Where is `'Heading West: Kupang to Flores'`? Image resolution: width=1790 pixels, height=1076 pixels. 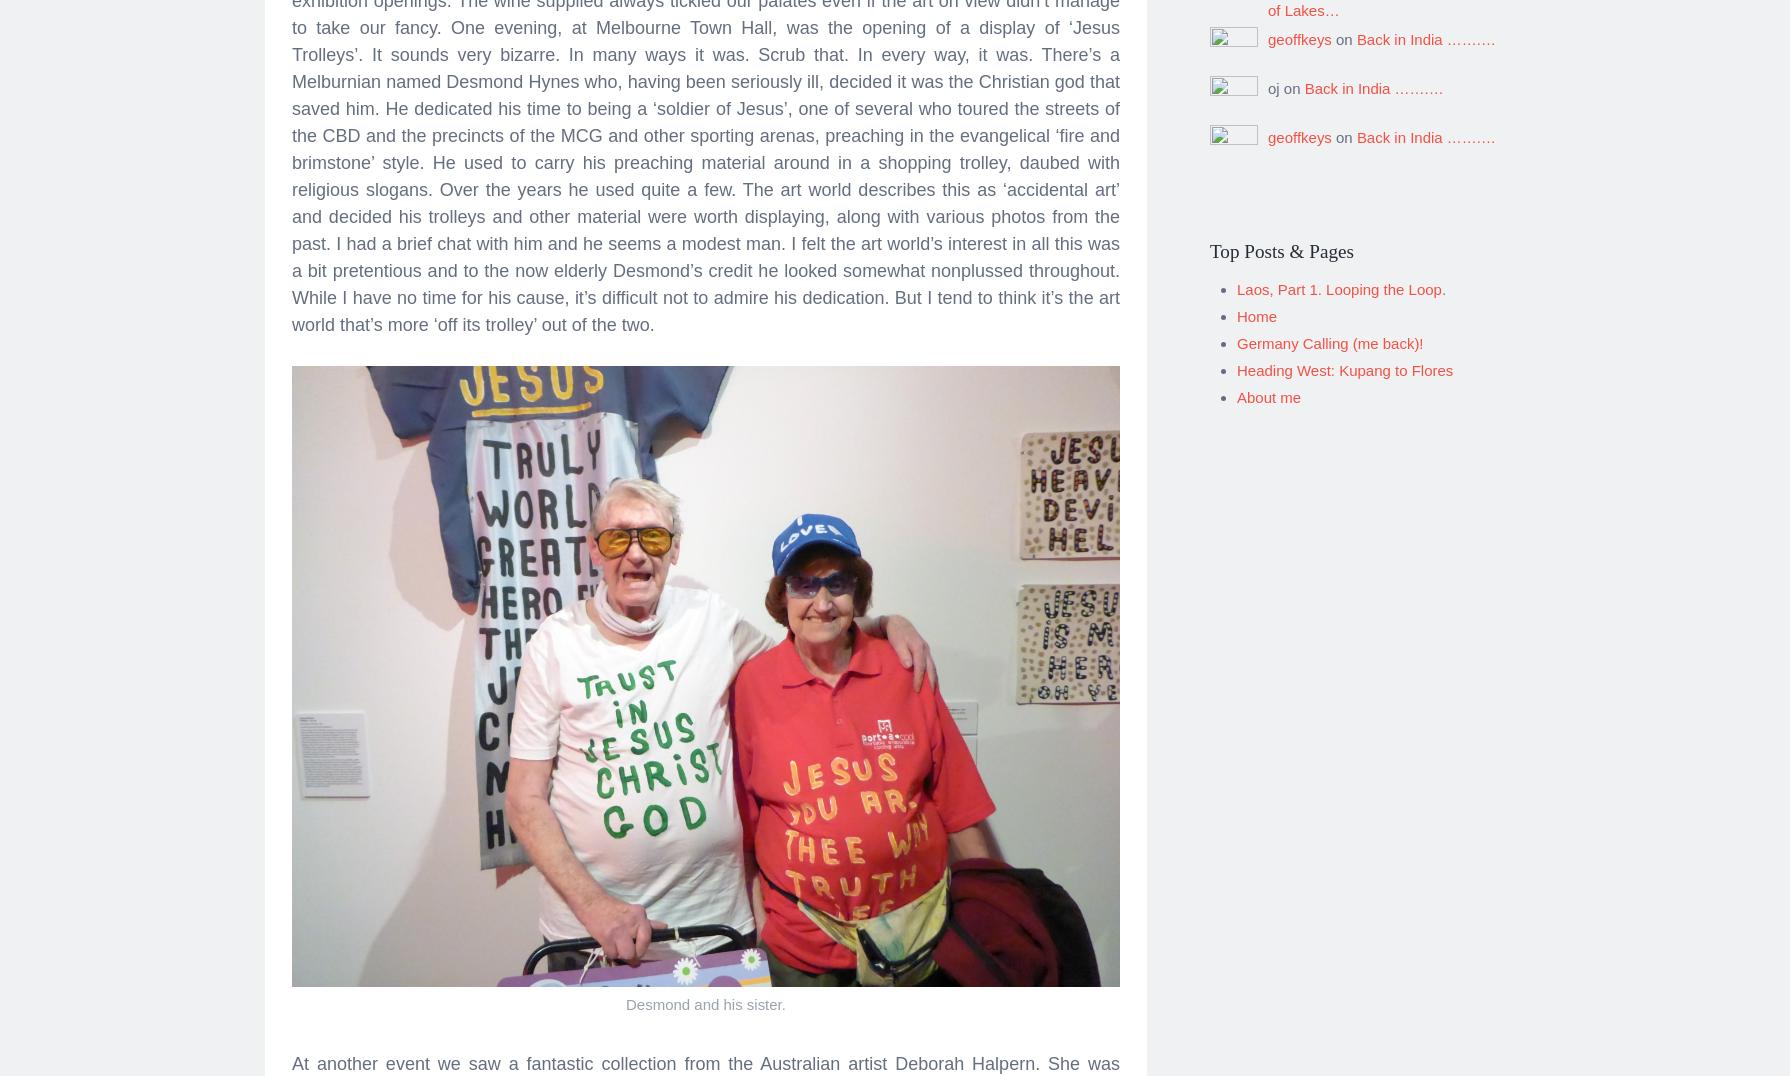 'Heading West: Kupang to Flores' is located at coordinates (1237, 362).